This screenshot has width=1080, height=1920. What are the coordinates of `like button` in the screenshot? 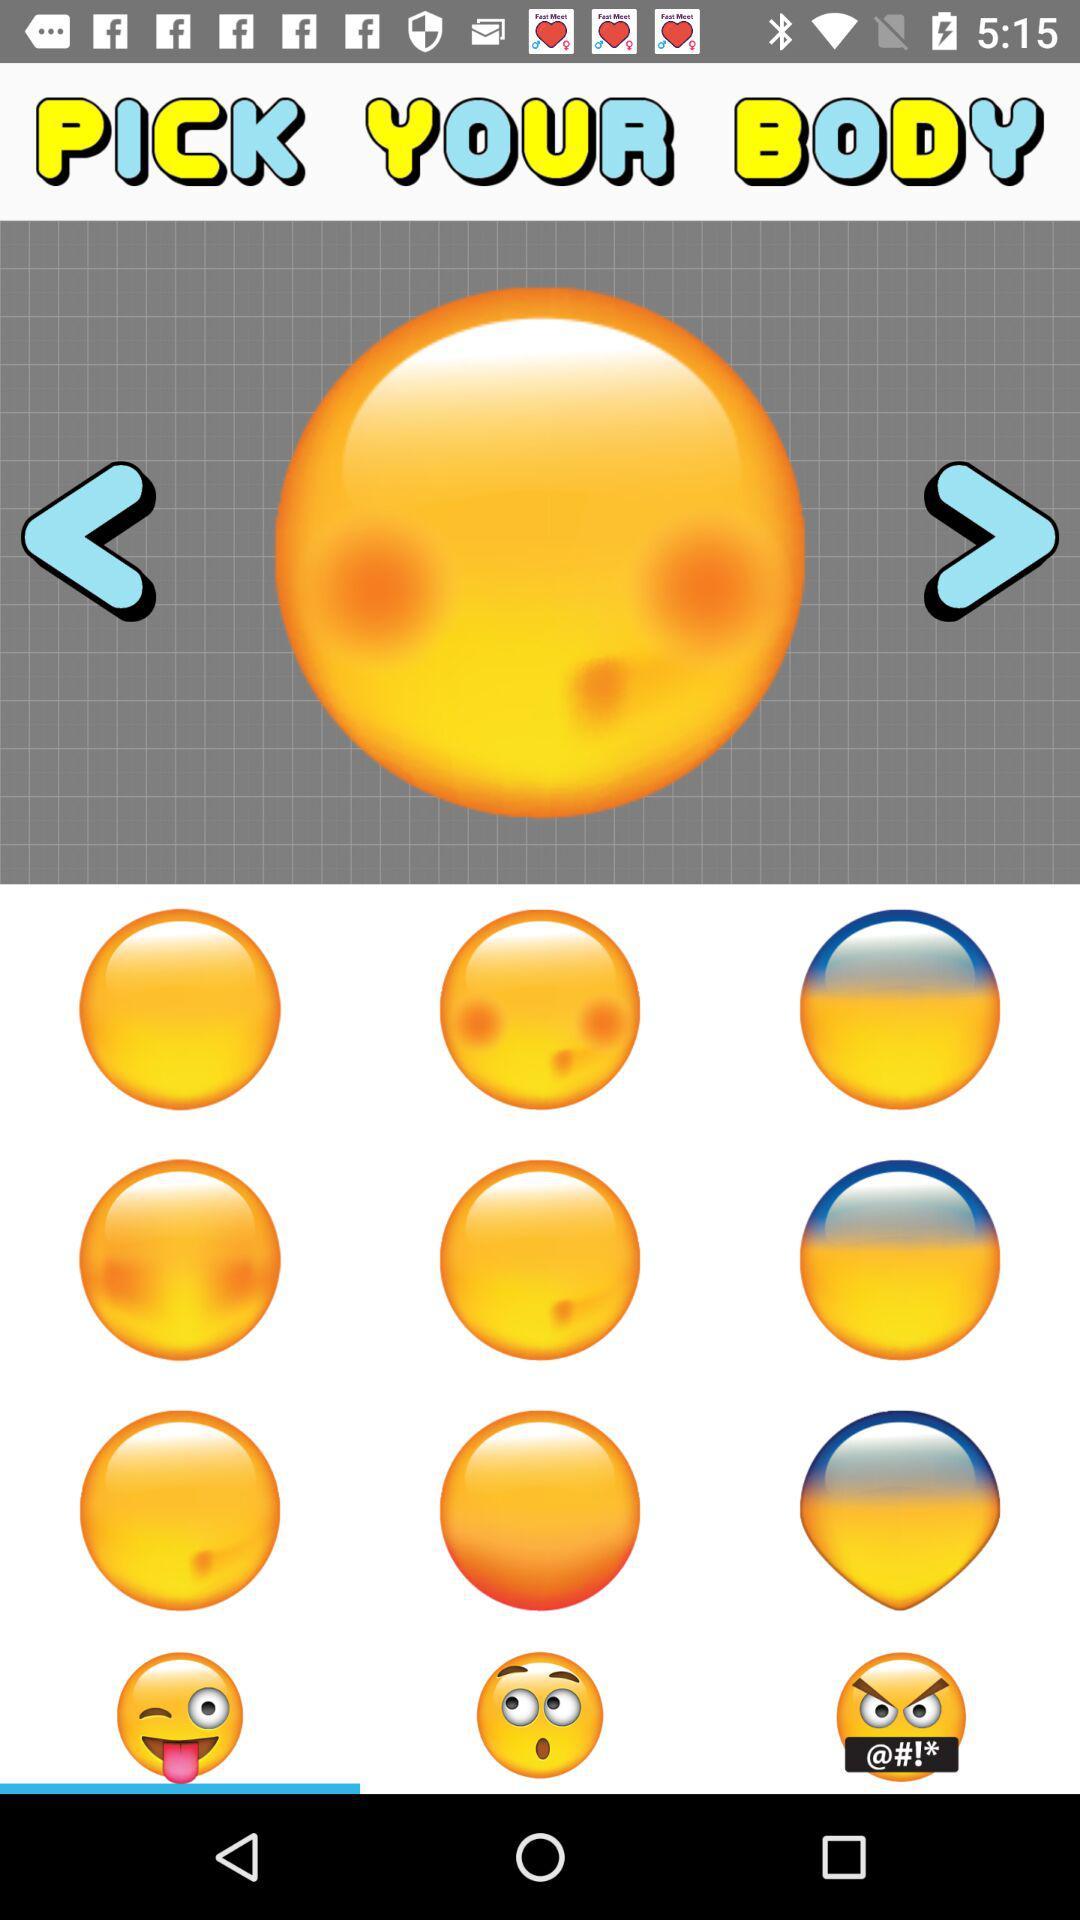 It's located at (180, 1510).